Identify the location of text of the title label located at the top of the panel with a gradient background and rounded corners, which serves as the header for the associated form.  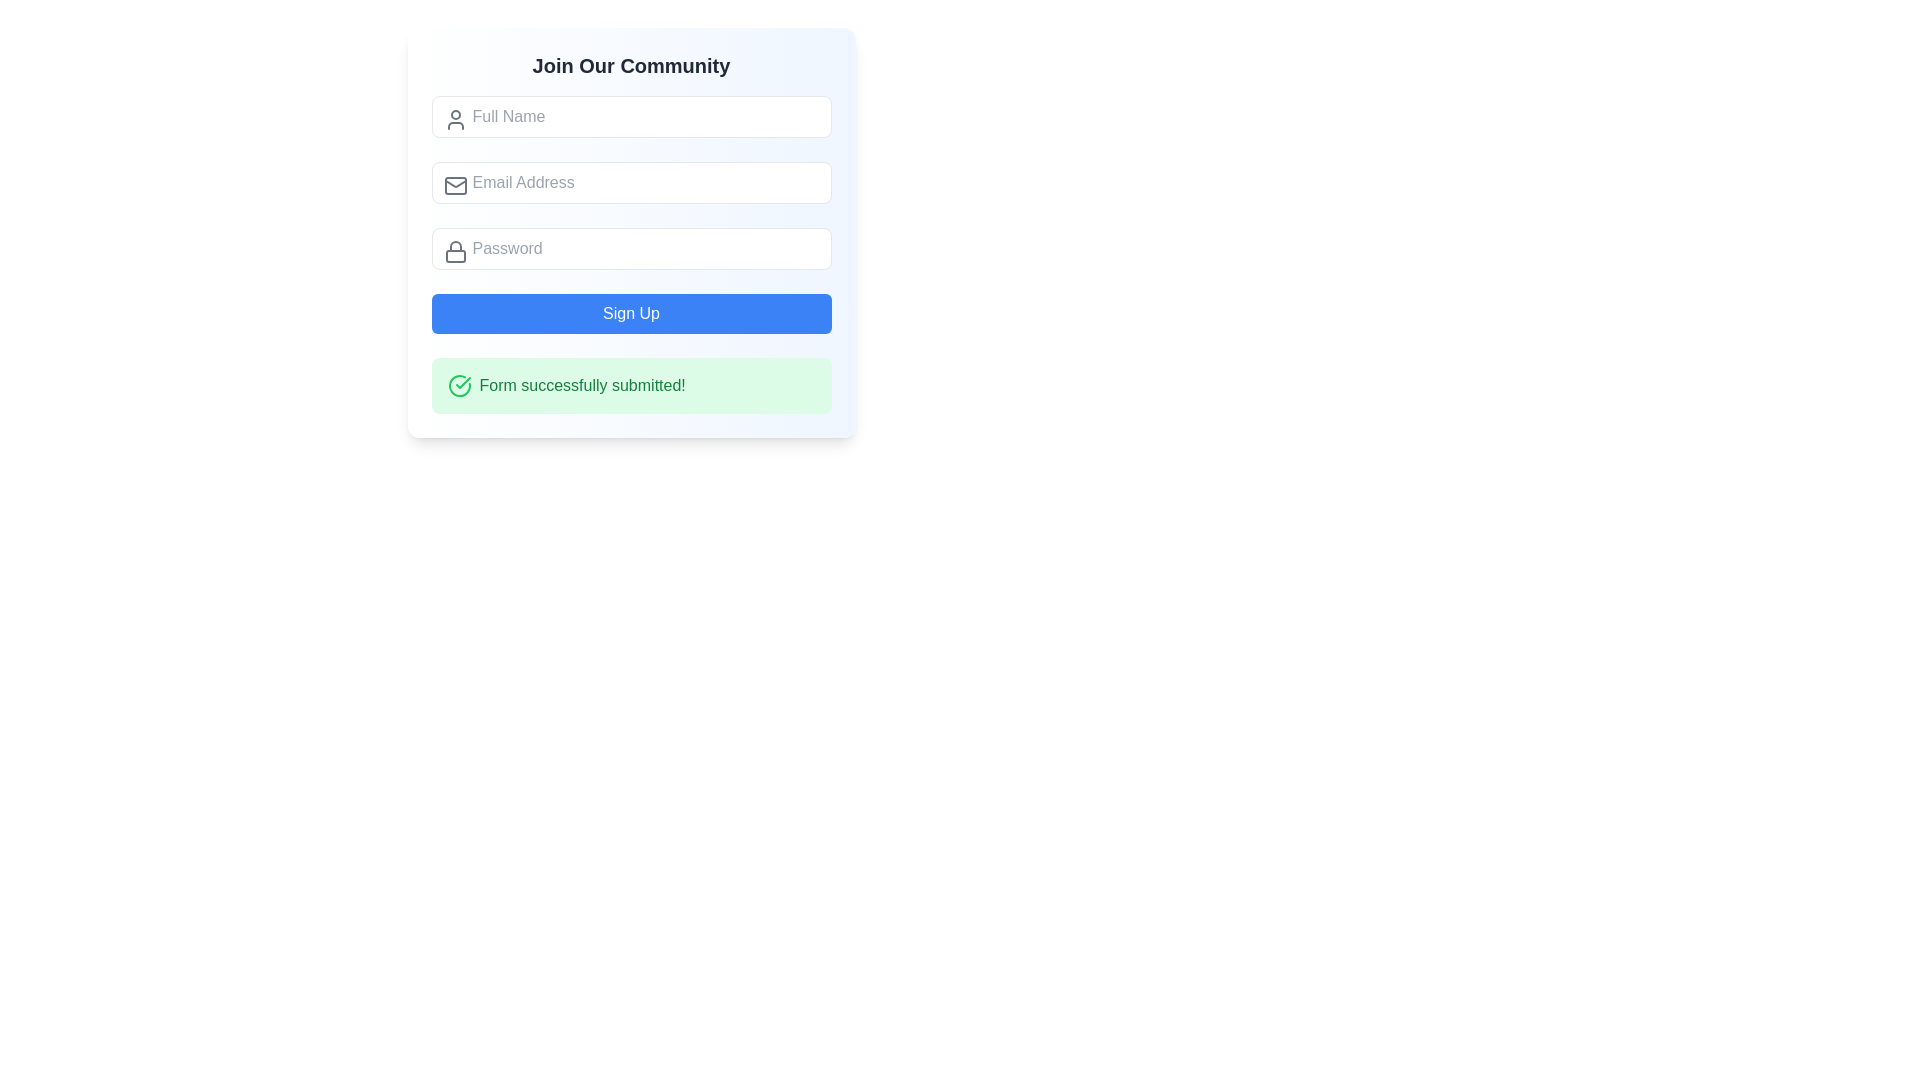
(630, 64).